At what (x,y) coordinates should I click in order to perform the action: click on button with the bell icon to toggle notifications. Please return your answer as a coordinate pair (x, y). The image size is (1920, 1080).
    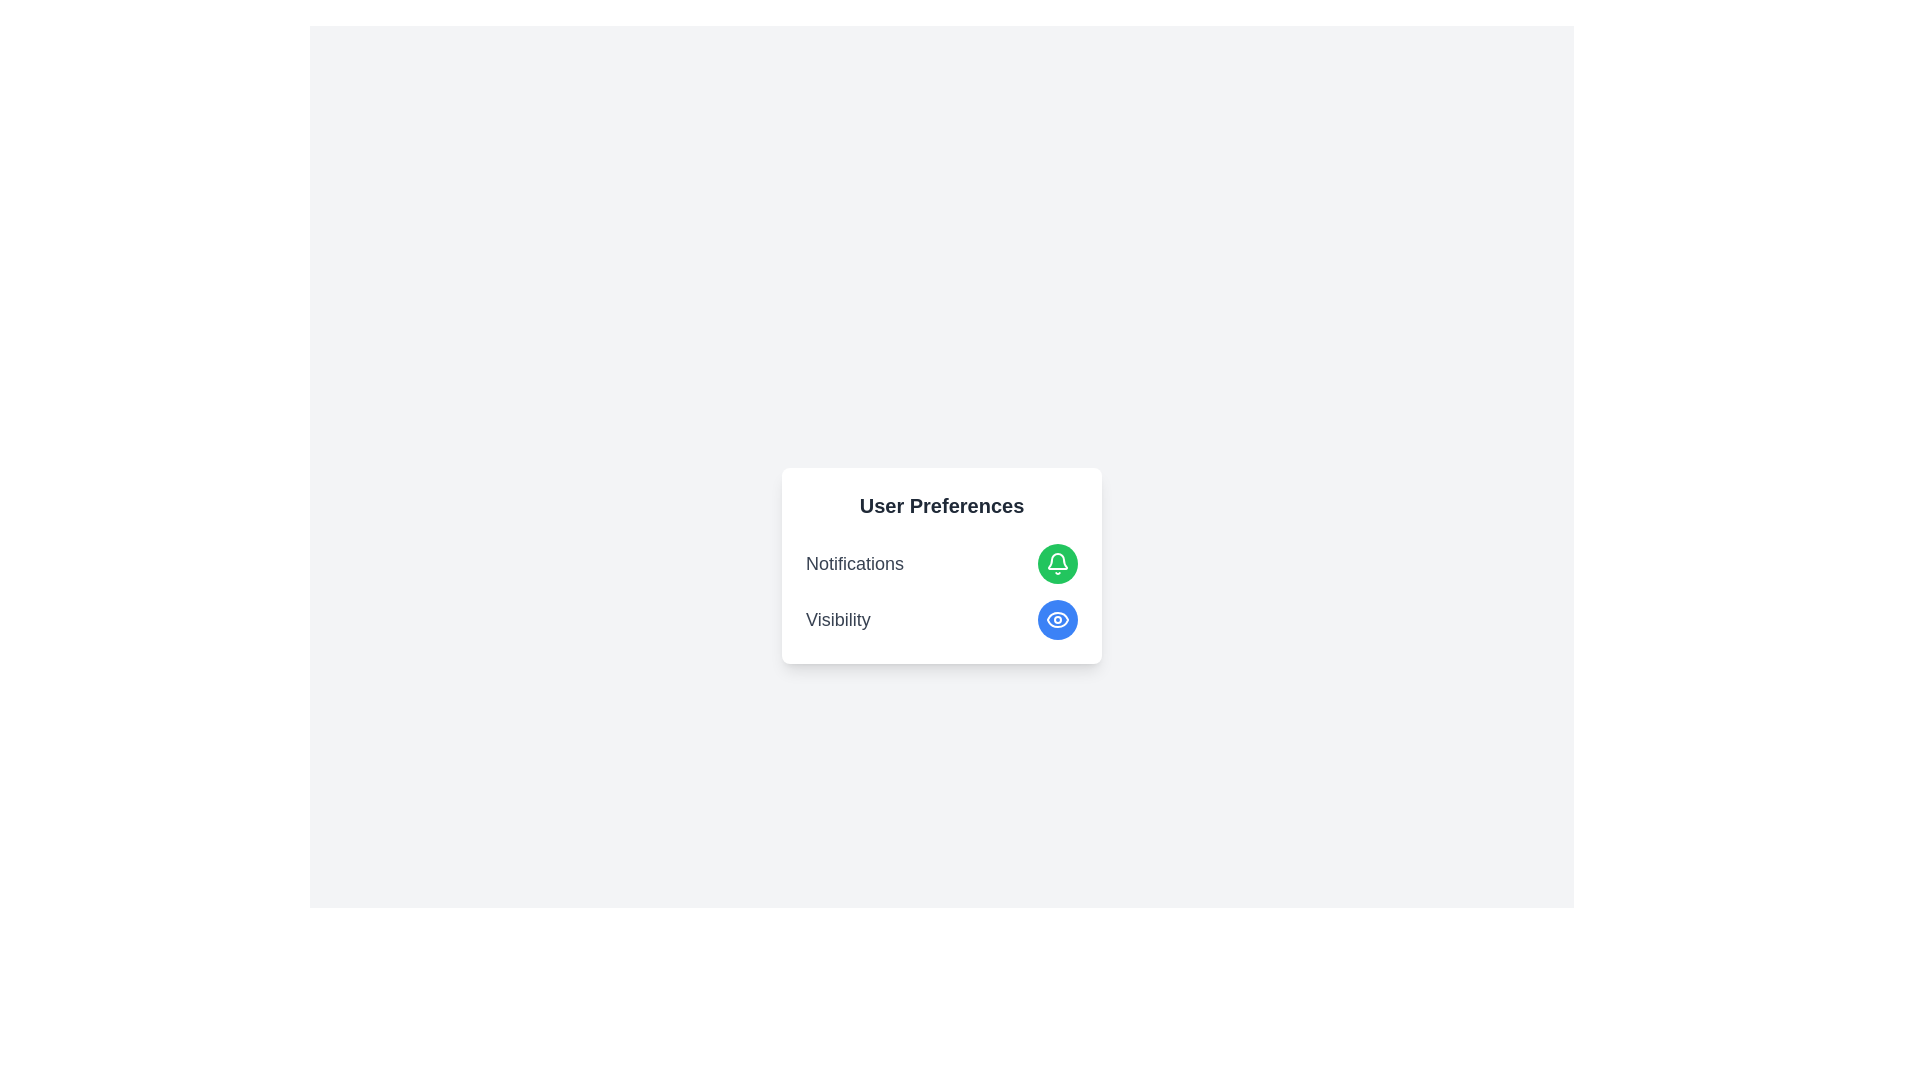
    Looking at the image, I should click on (1056, 563).